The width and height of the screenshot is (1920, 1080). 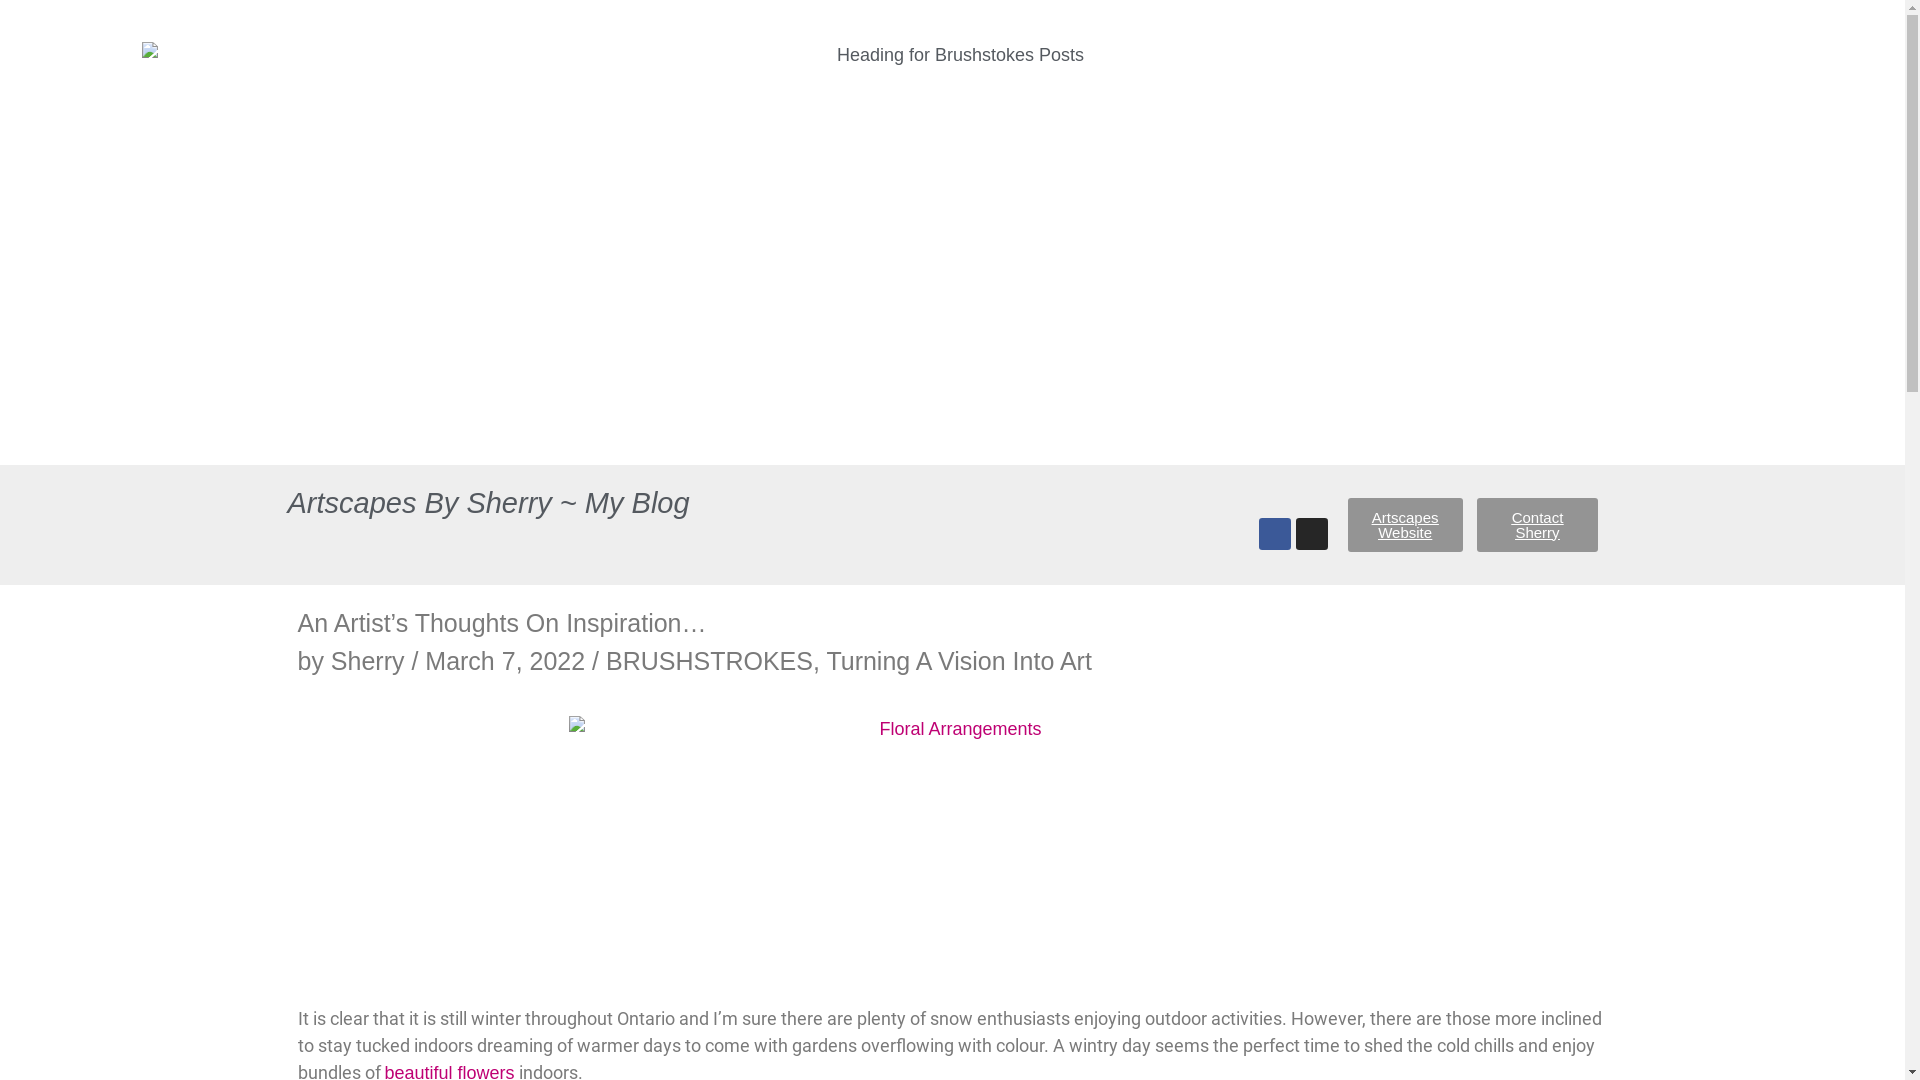 I want to click on 'Artscapes Website', so click(x=1404, y=523).